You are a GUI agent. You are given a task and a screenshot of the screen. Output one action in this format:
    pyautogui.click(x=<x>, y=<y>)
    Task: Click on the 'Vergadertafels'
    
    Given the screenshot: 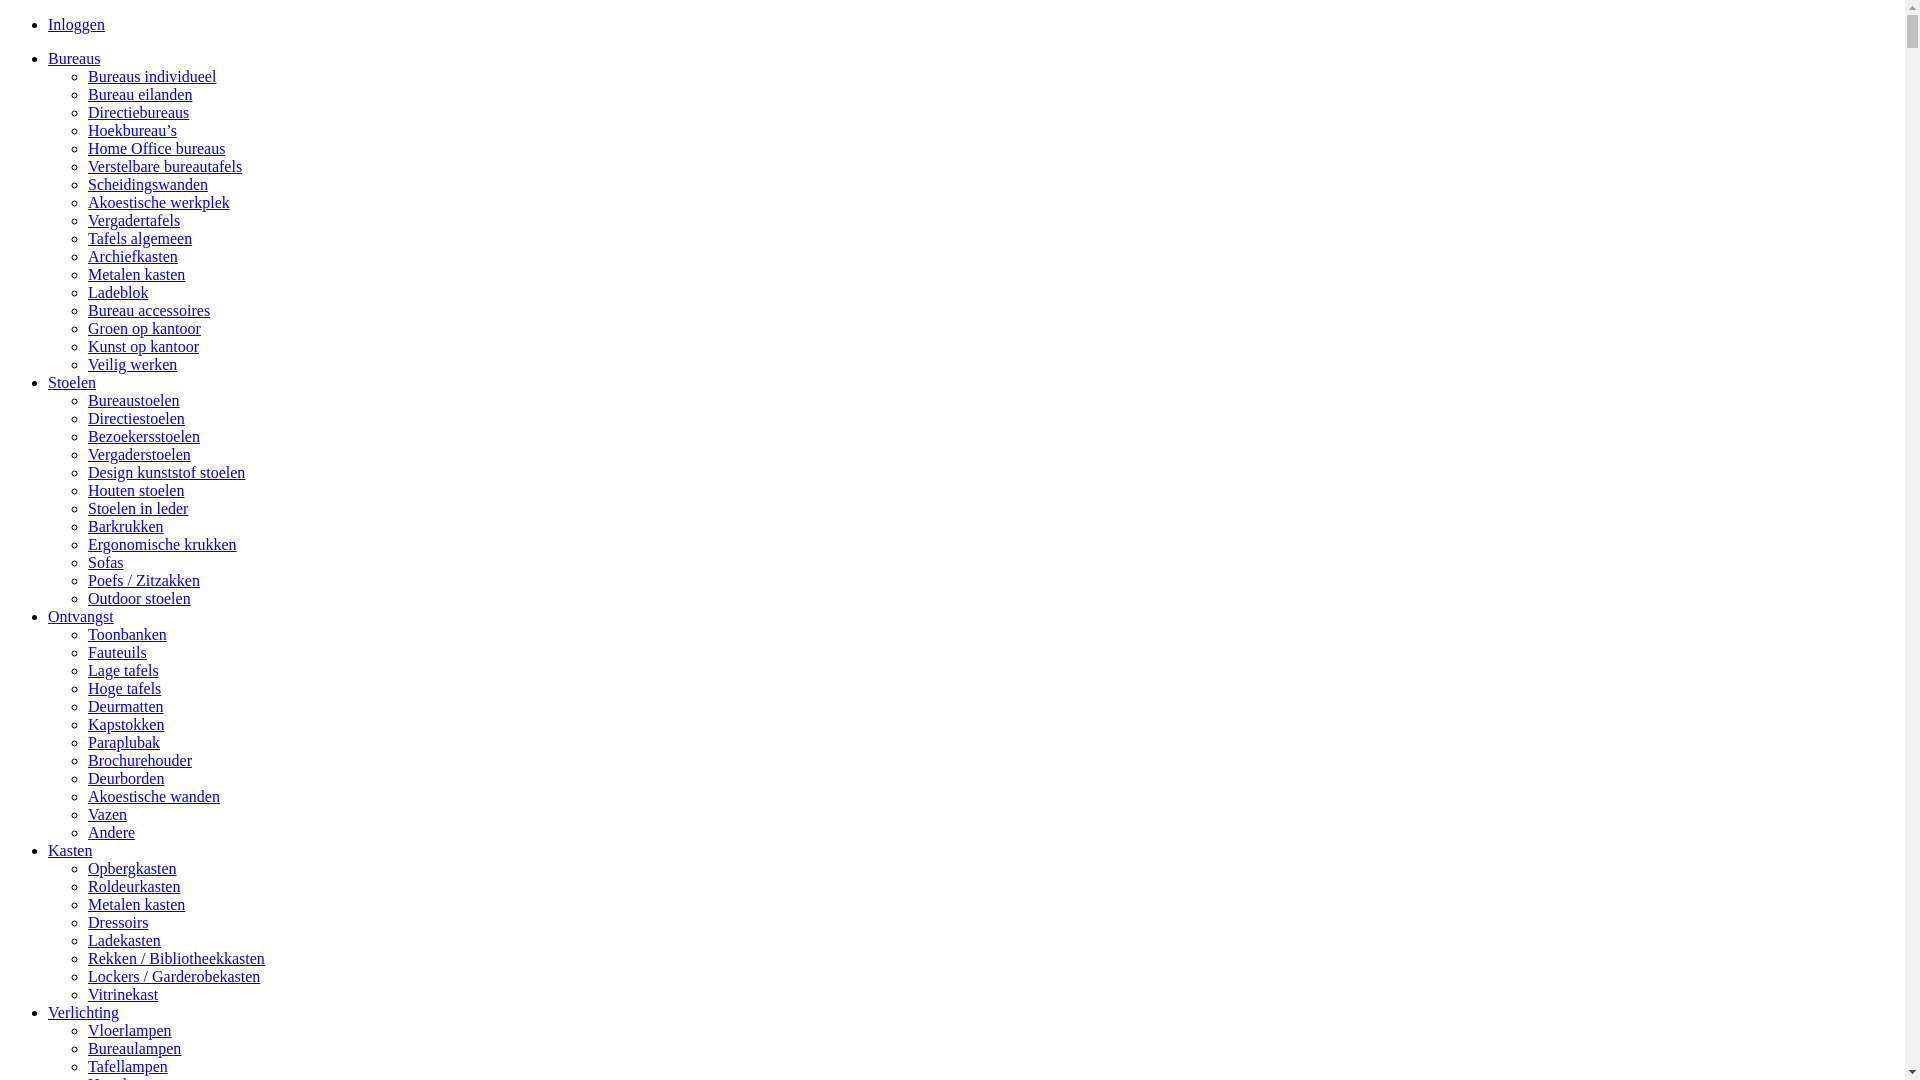 What is the action you would take?
    pyautogui.click(x=133, y=220)
    